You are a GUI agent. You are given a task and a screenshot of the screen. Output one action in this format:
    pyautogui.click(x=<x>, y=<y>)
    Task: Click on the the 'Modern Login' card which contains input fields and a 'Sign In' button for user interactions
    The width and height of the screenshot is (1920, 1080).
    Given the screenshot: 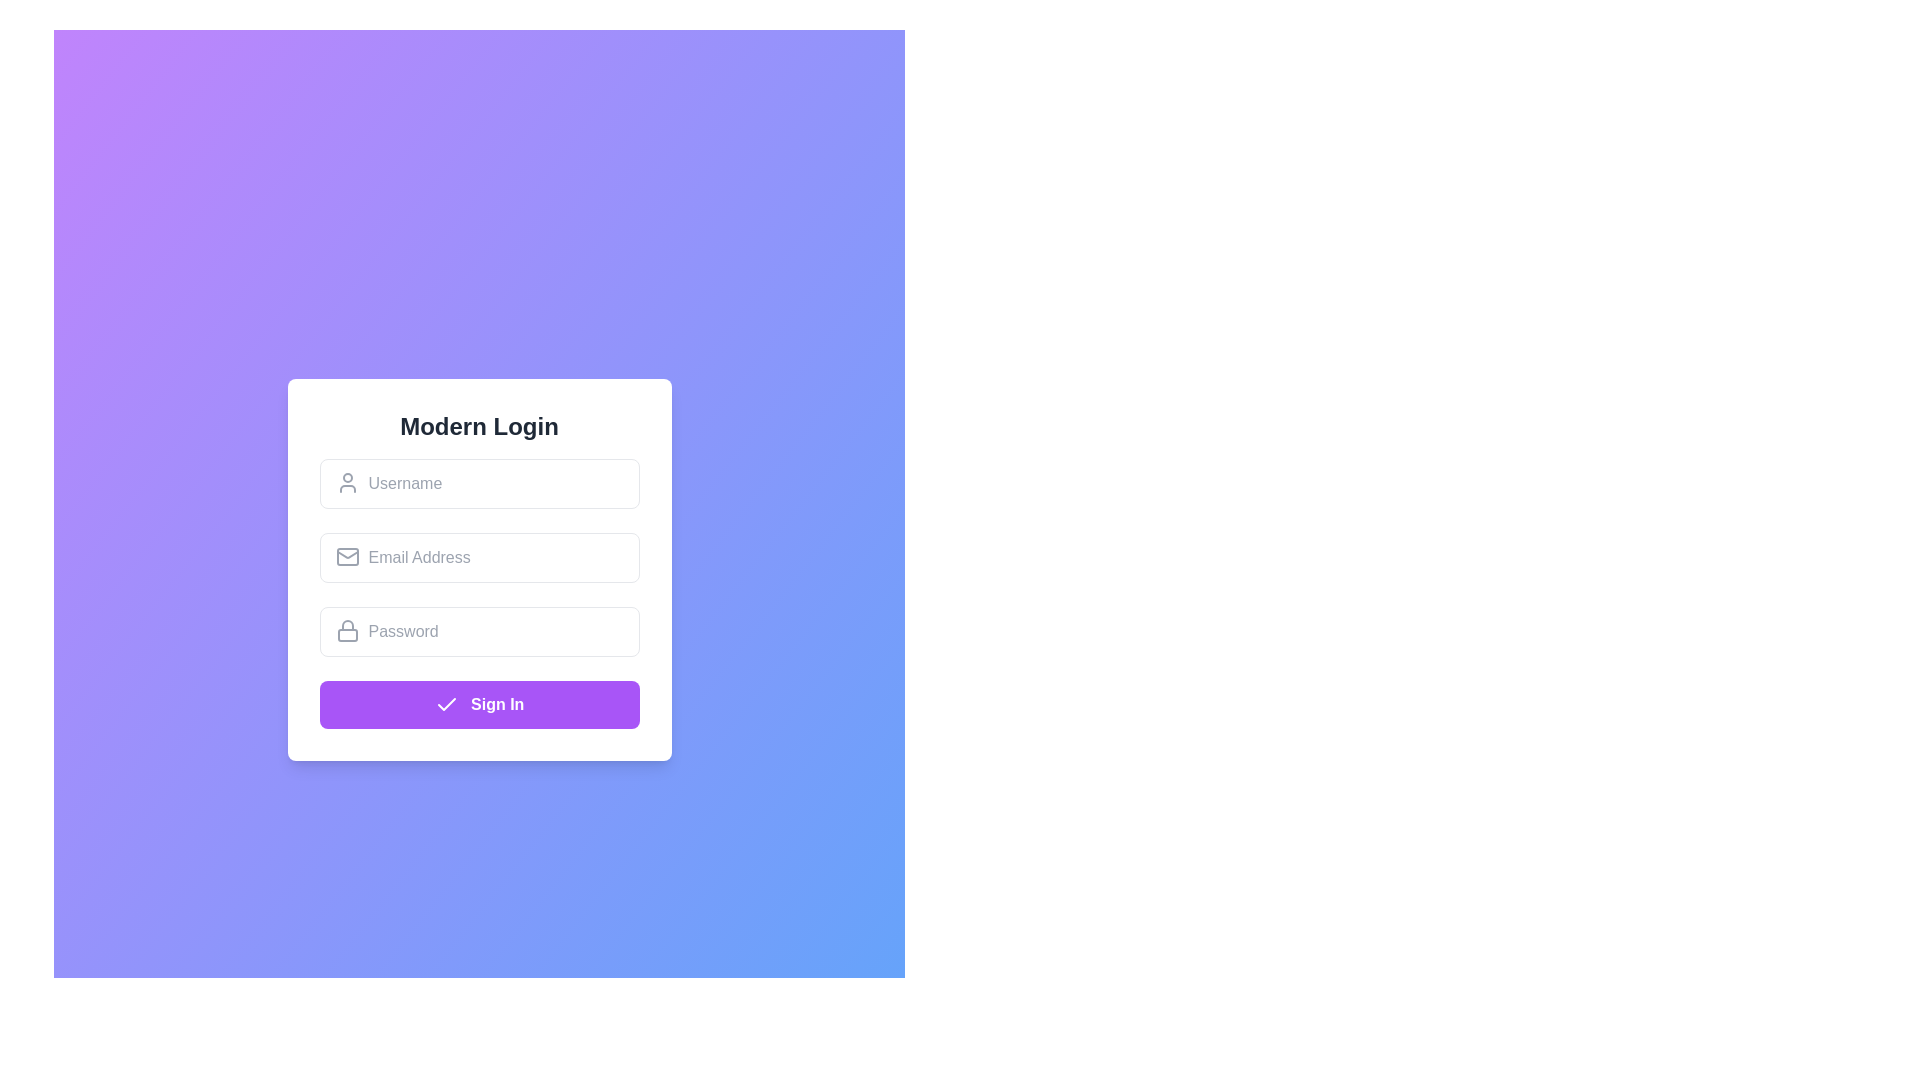 What is the action you would take?
    pyautogui.click(x=478, y=570)
    